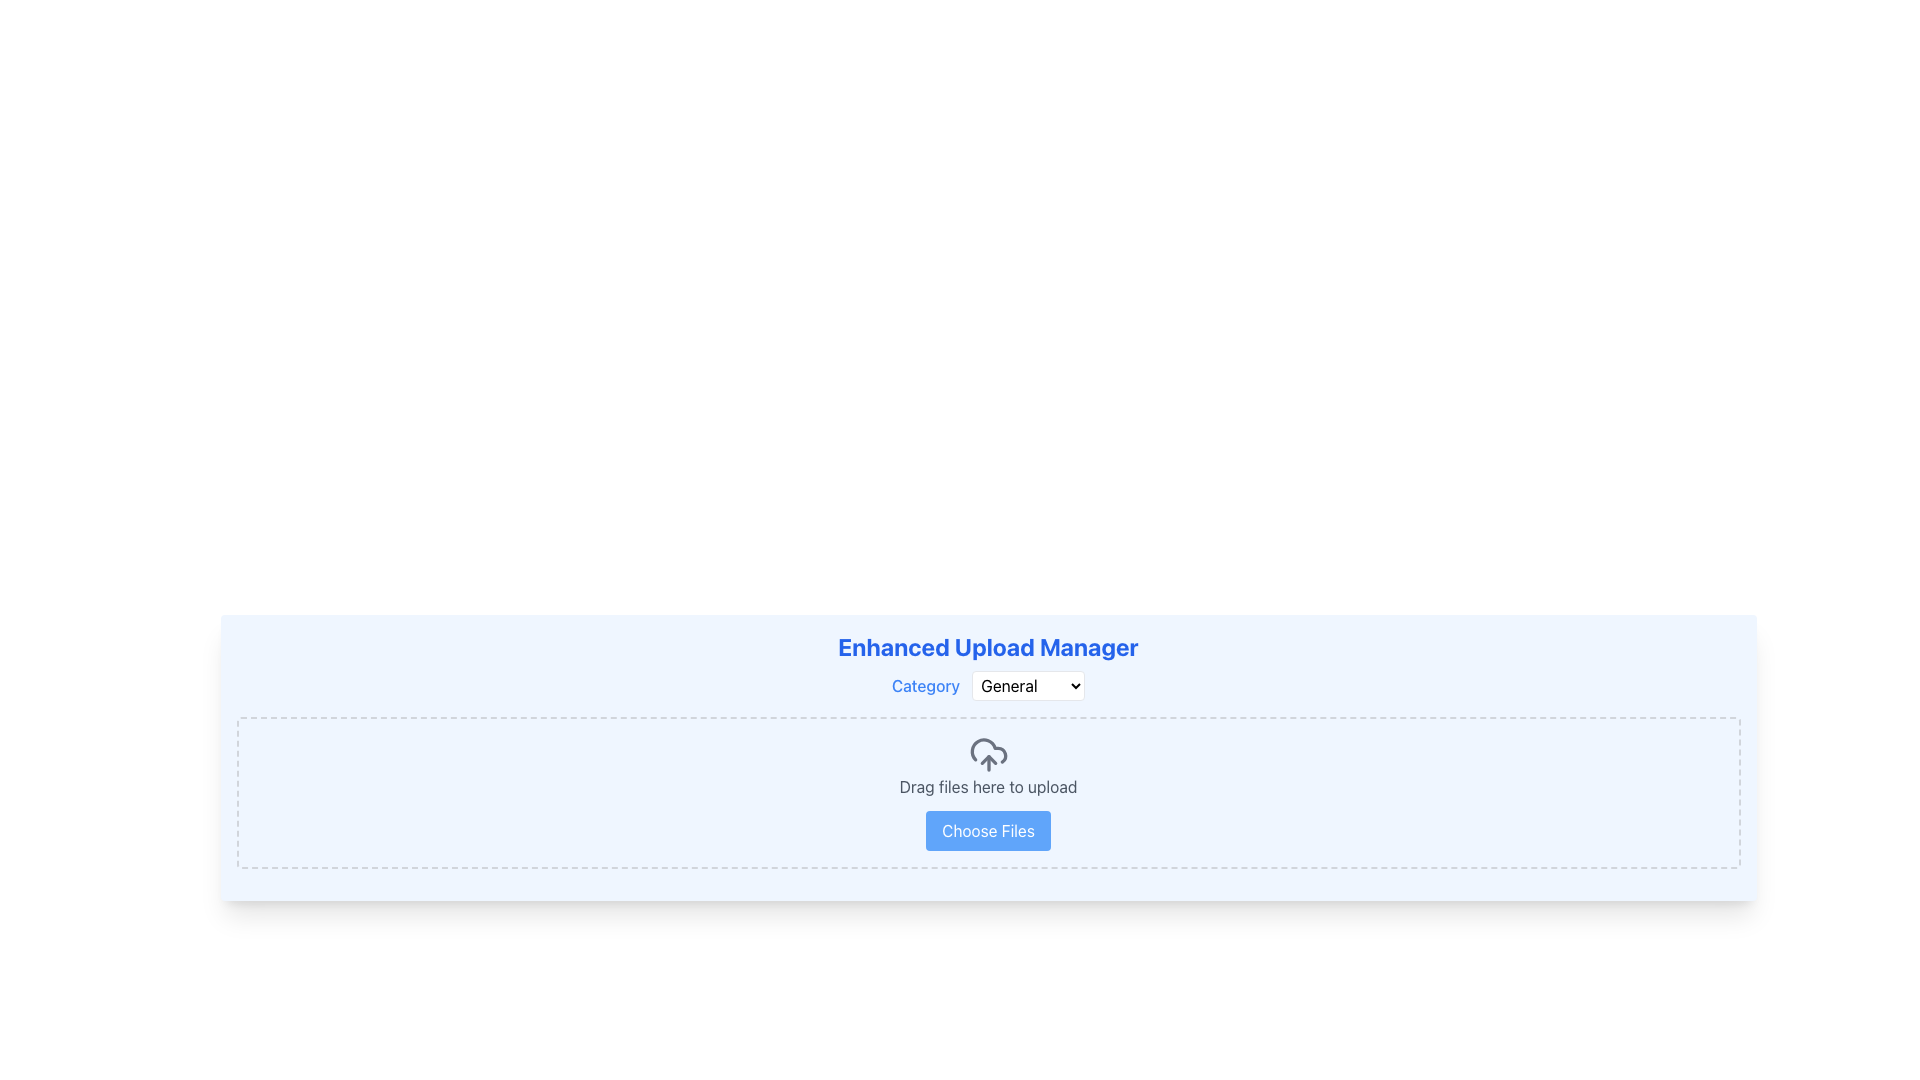 This screenshot has width=1920, height=1080. What do you see at coordinates (988, 785) in the screenshot?
I see `the text label that reads 'Drag files here to upload', which is styled with gray color and is centered below a cloud-upload icon` at bounding box center [988, 785].